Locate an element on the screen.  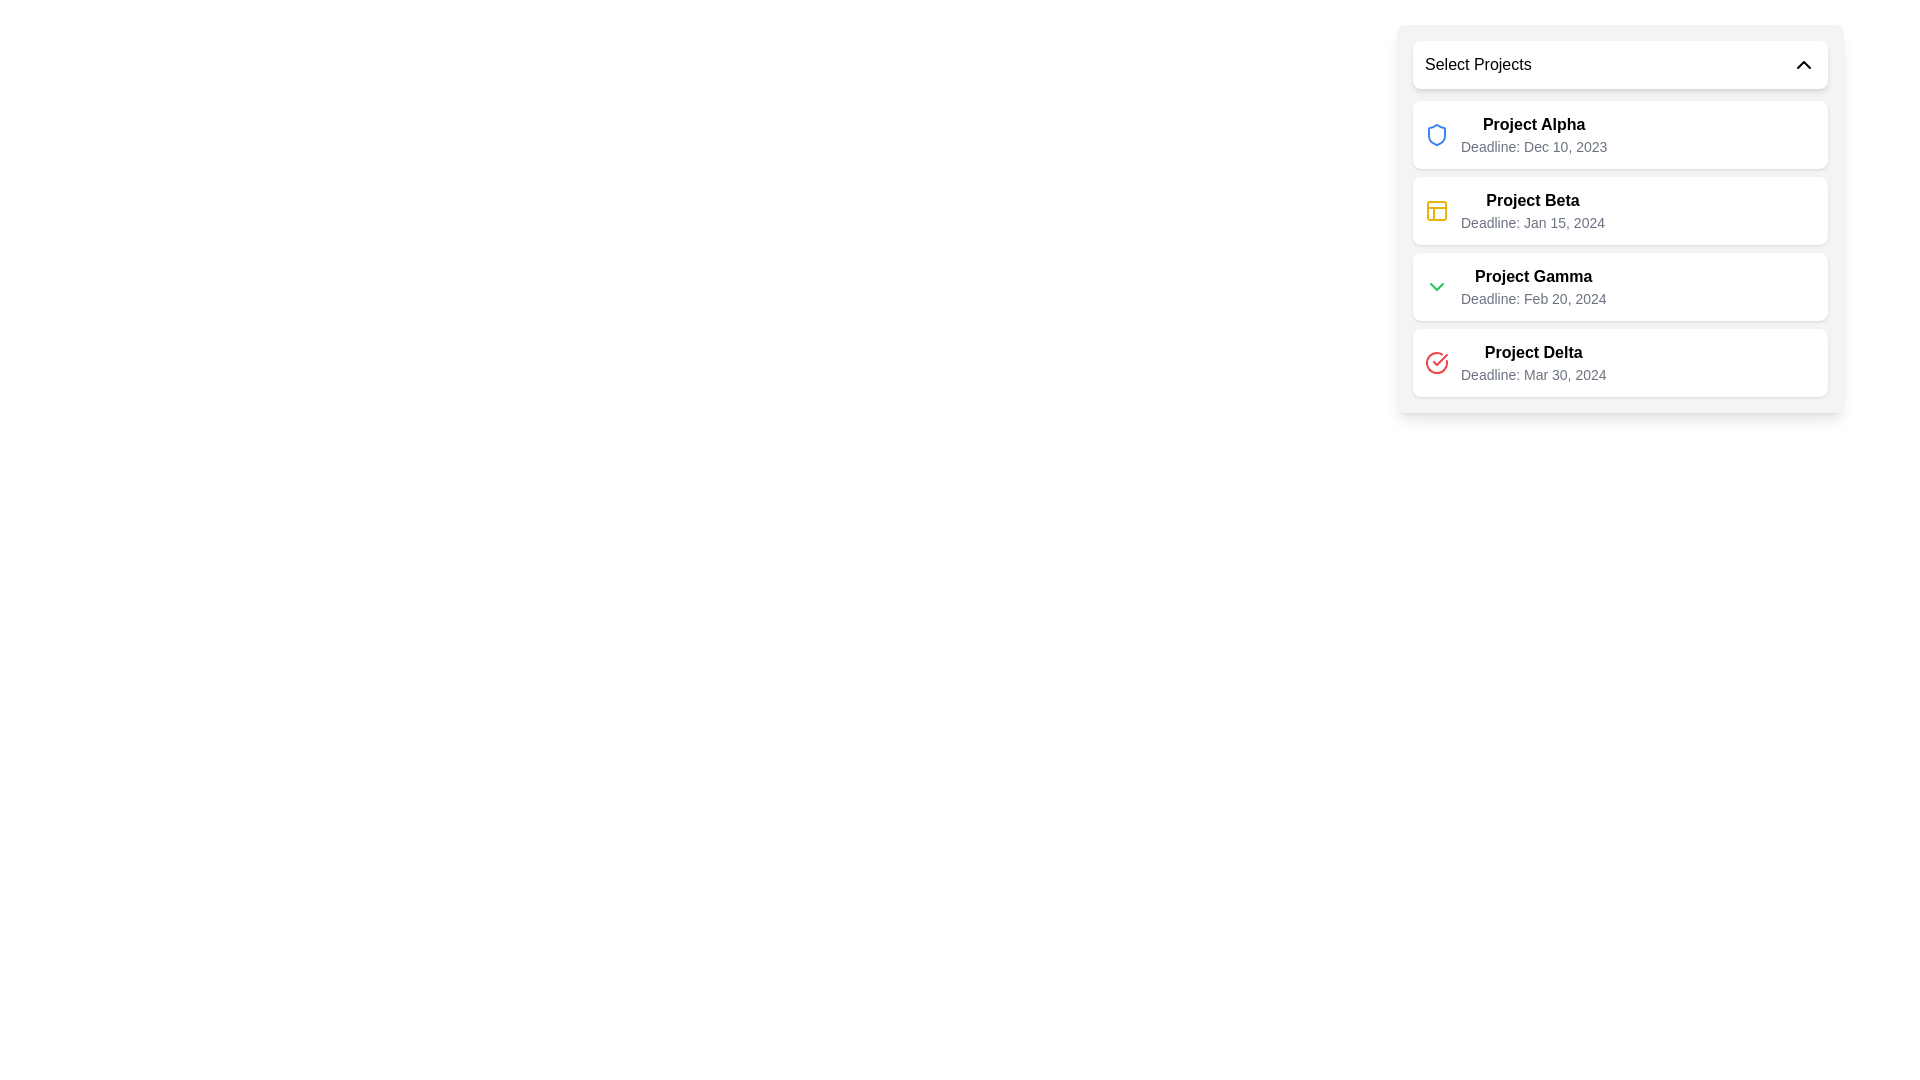
the chevron icon is located at coordinates (1435, 286).